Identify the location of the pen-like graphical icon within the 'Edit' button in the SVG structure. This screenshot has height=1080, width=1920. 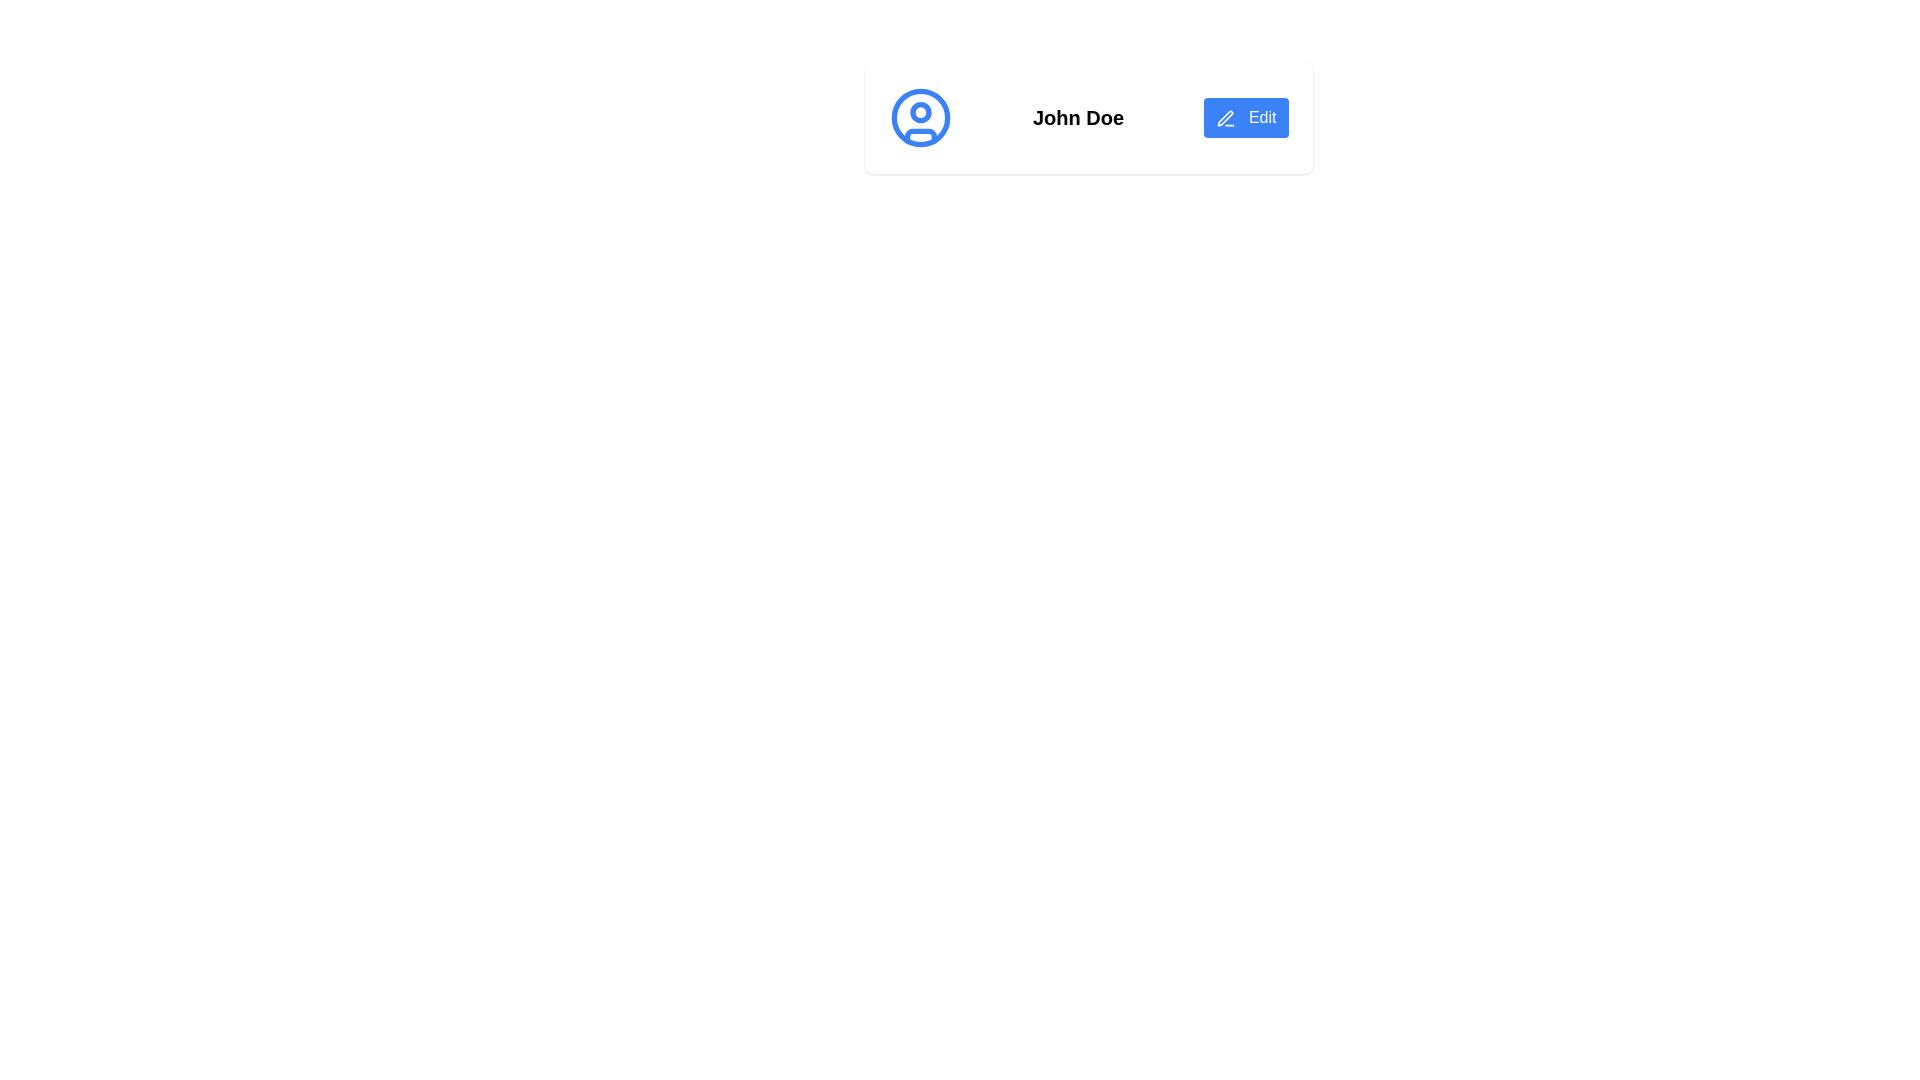
(1225, 118).